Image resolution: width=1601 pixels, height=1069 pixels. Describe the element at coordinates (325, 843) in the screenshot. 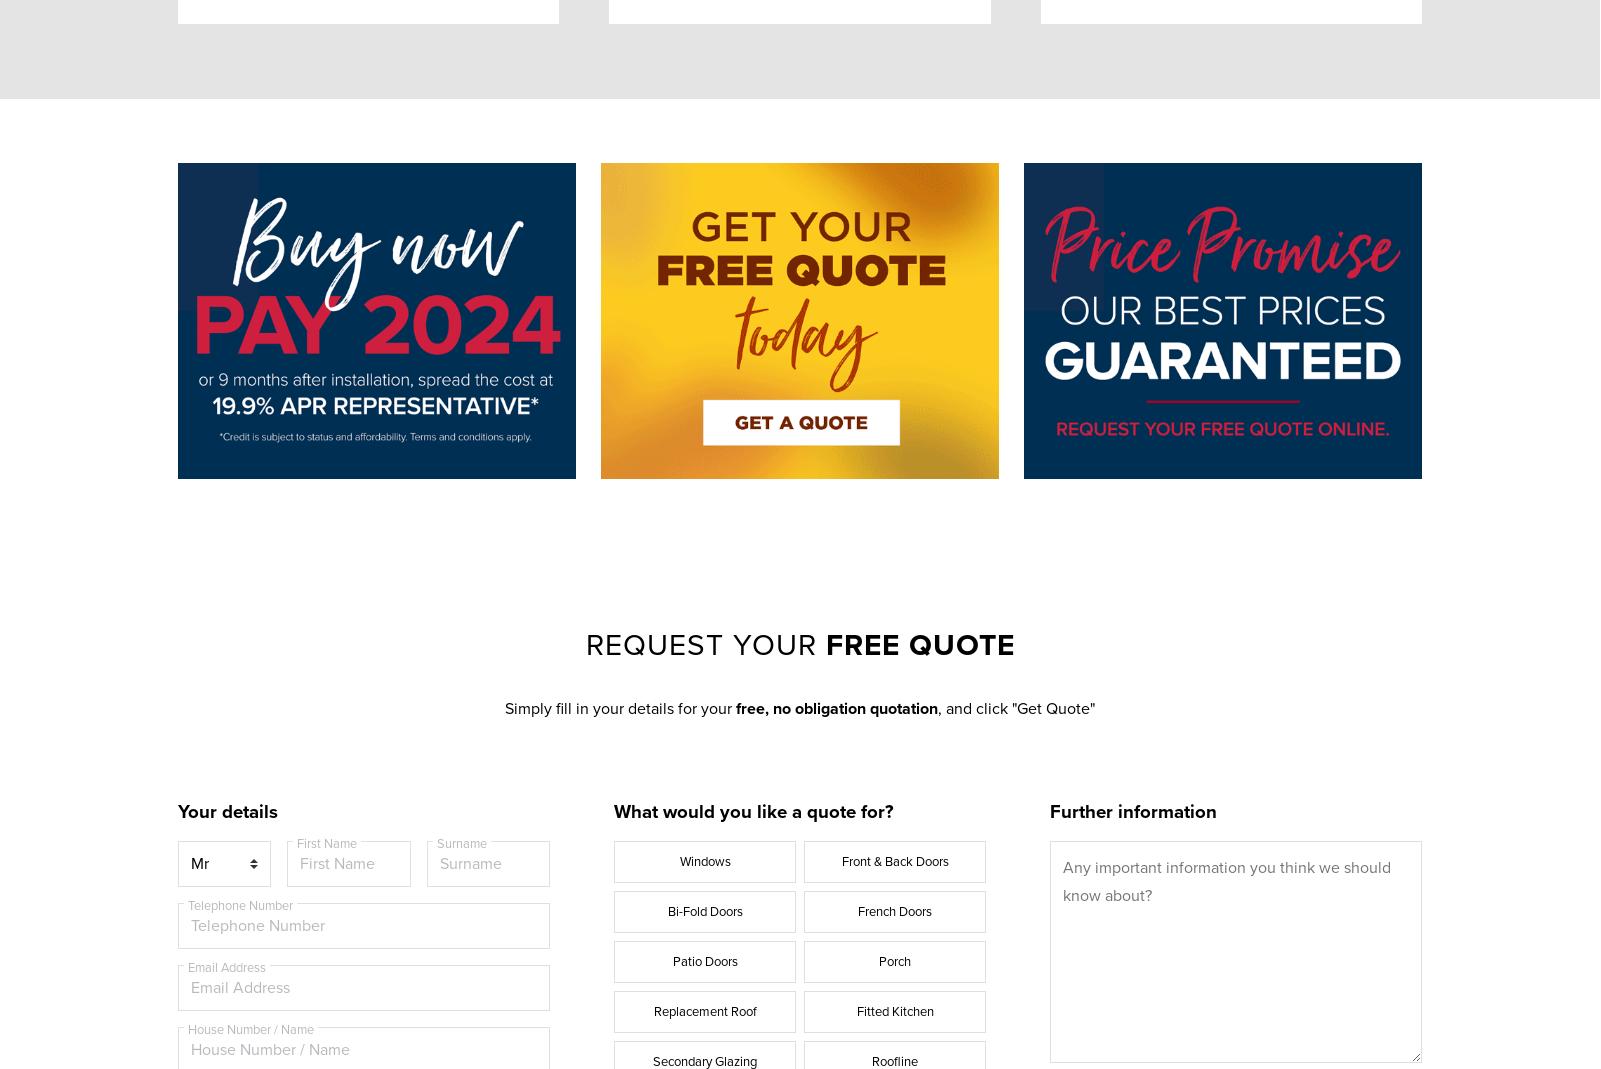

I see `'First Name'` at that location.